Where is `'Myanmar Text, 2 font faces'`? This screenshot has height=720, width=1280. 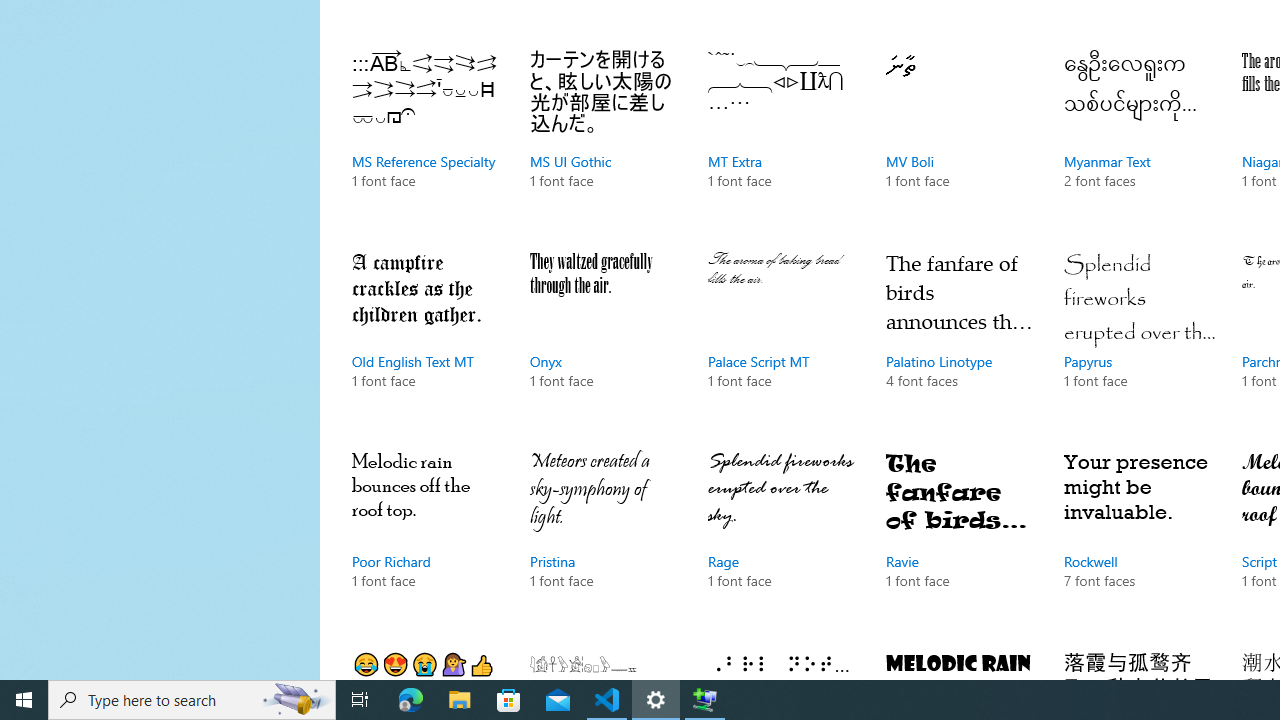 'Myanmar Text, 2 font faces' is located at coordinates (1139, 139).